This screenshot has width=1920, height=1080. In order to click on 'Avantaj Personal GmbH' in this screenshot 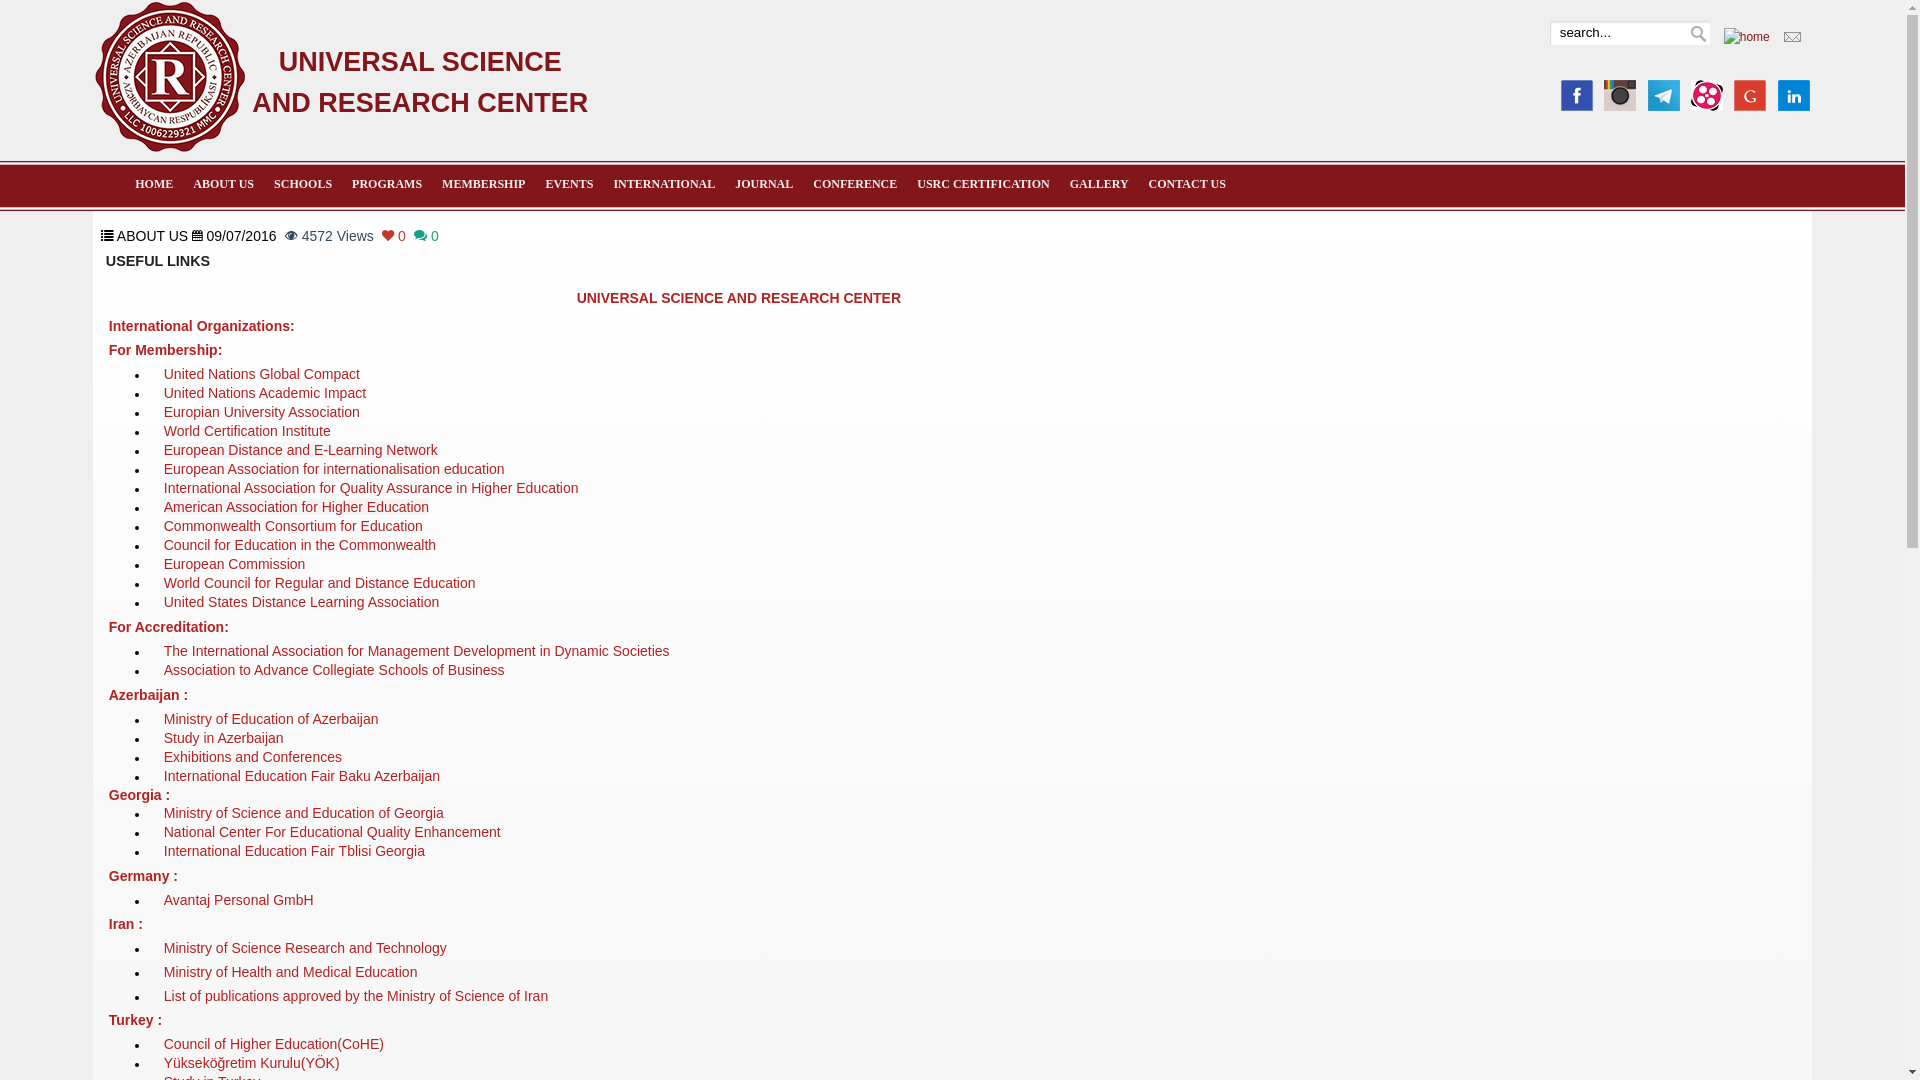, I will do `click(239, 901)`.